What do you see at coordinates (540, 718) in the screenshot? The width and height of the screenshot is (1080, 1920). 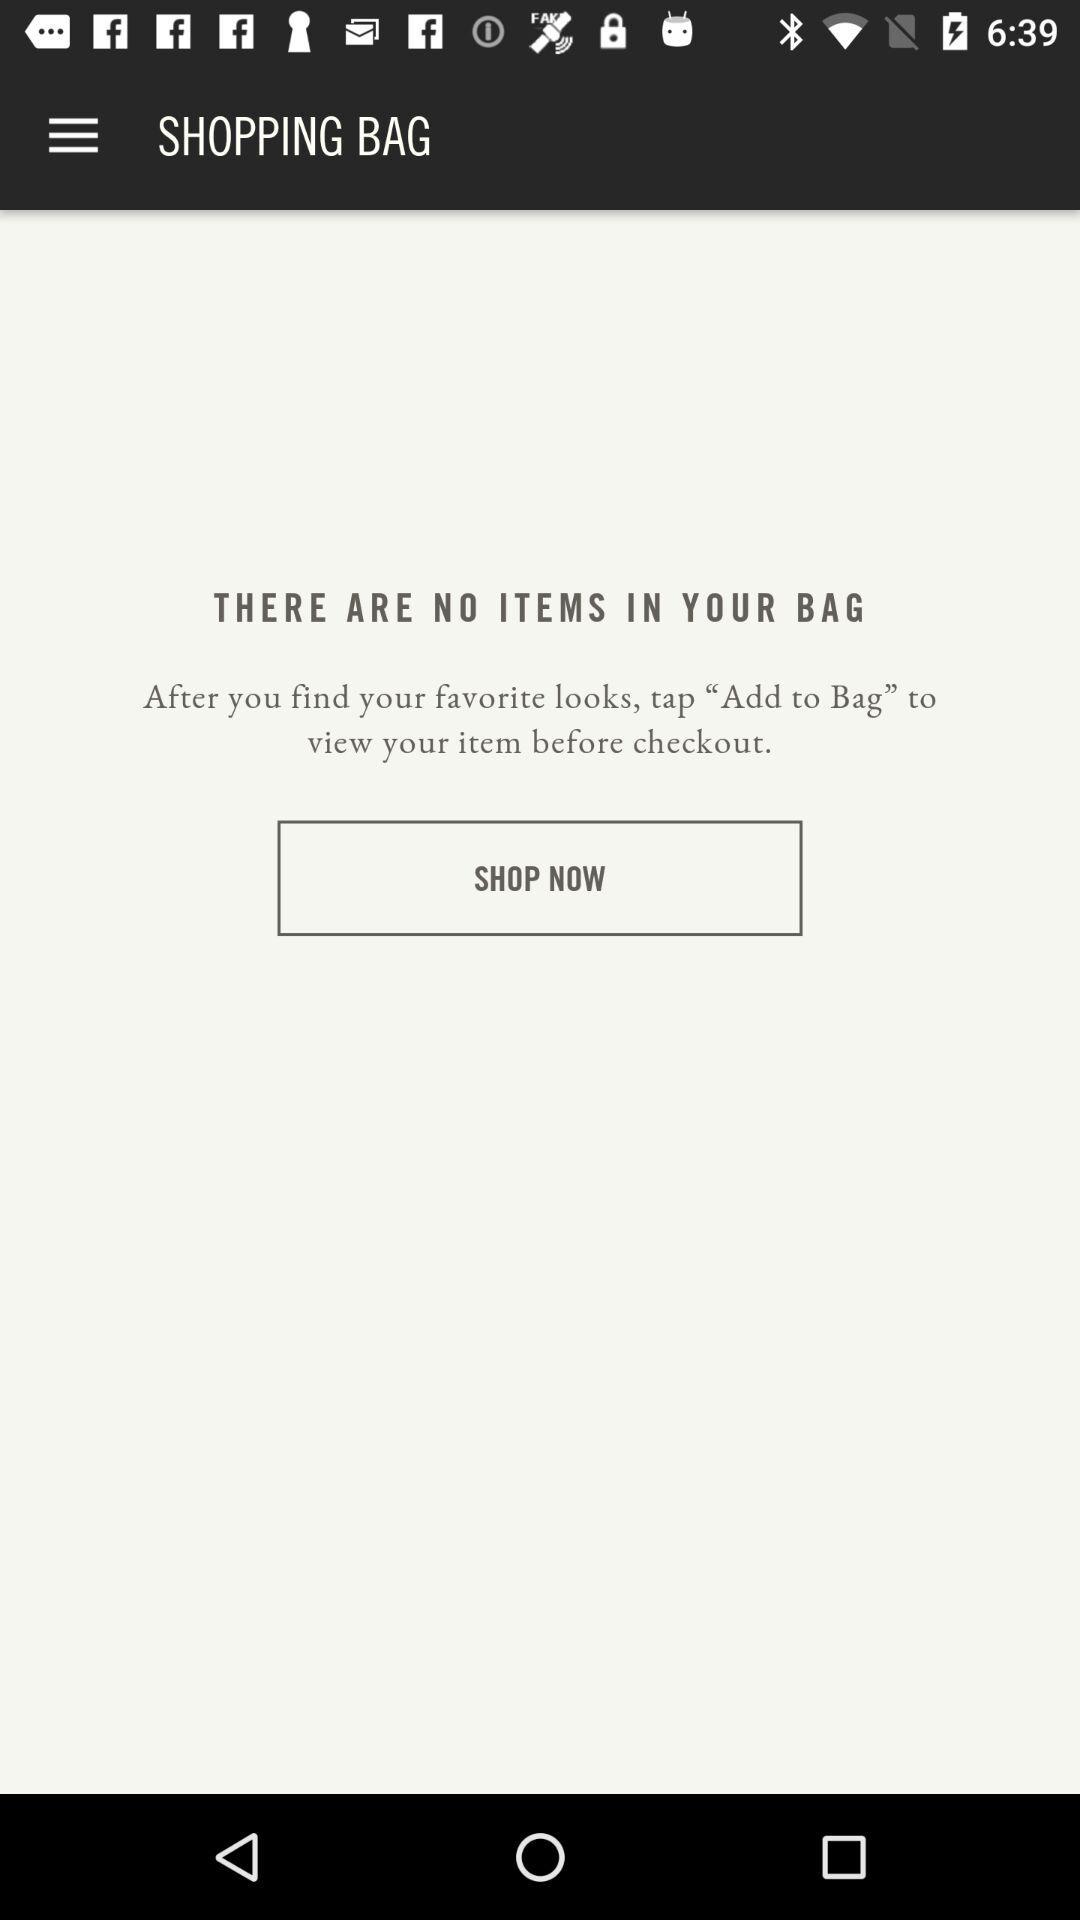 I see `item below the there are no` at bounding box center [540, 718].